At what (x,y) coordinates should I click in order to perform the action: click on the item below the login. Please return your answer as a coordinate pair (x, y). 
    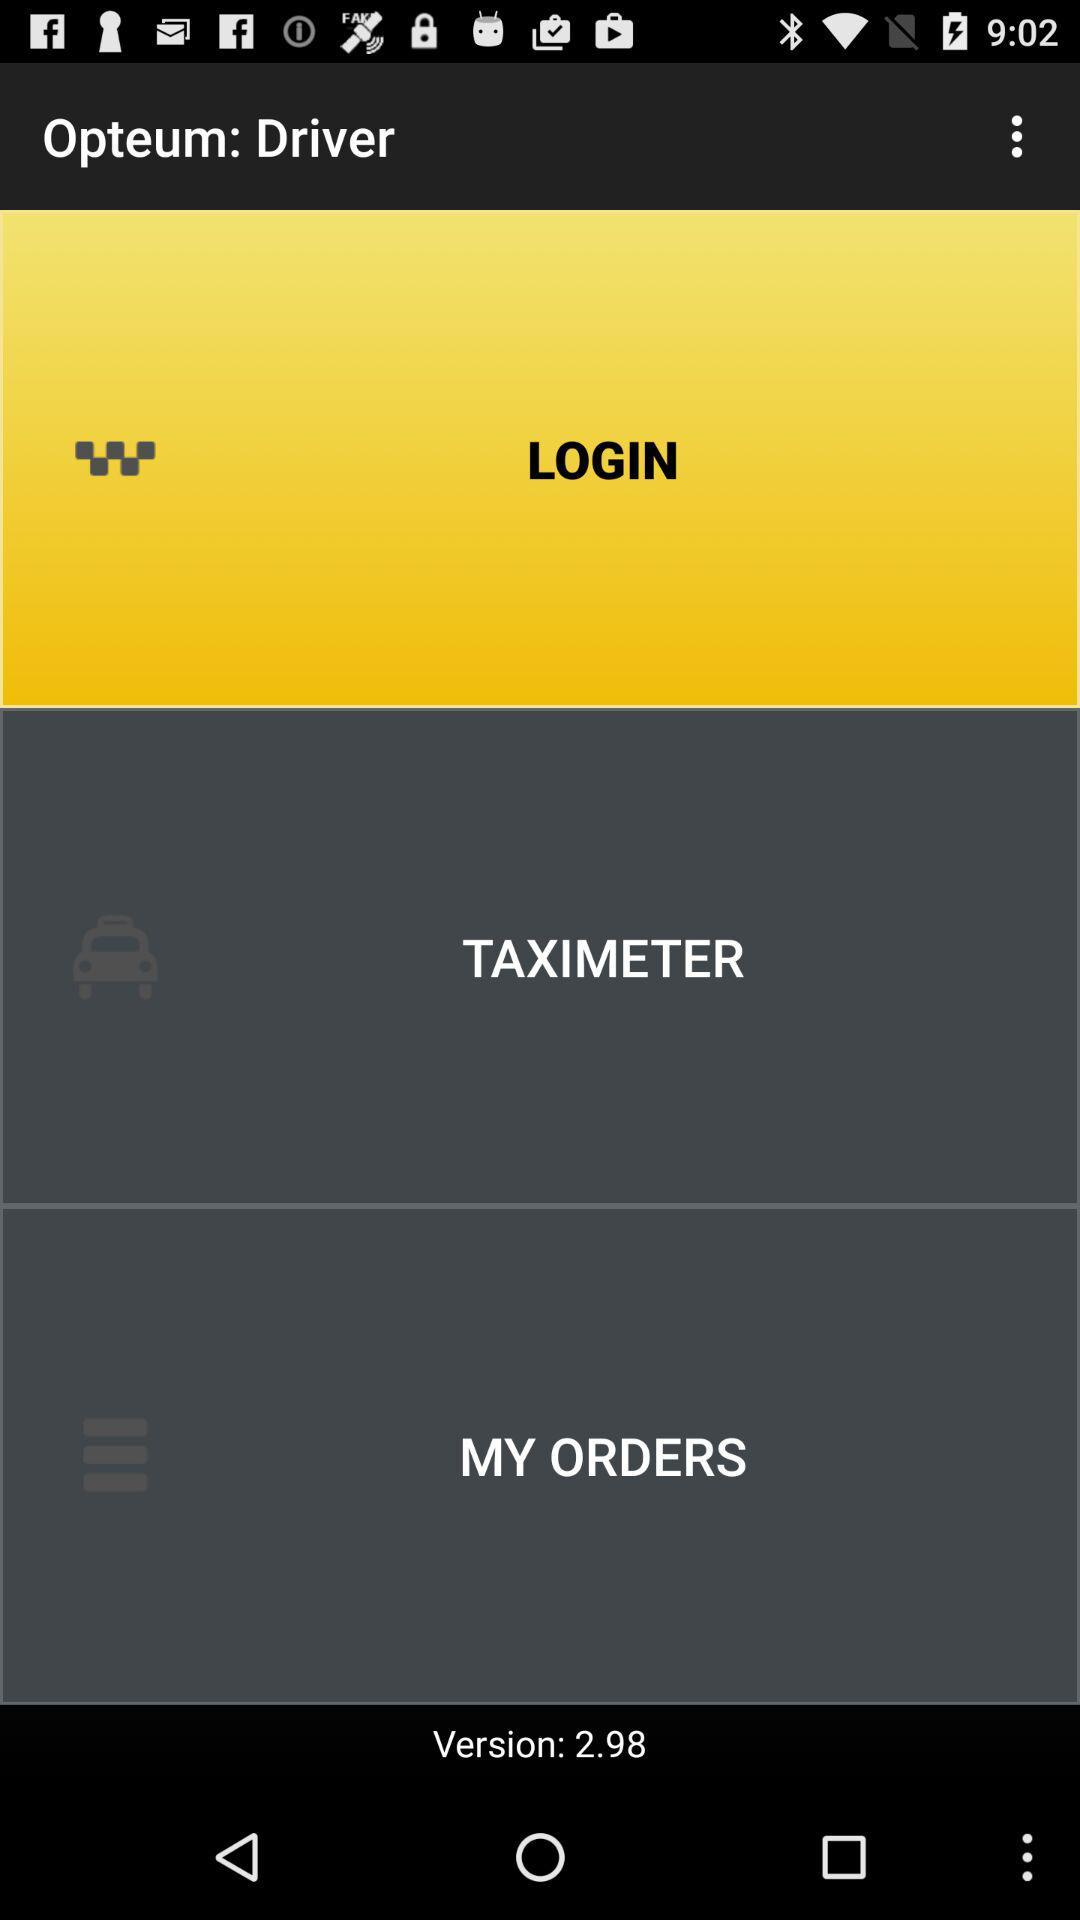
    Looking at the image, I should click on (540, 955).